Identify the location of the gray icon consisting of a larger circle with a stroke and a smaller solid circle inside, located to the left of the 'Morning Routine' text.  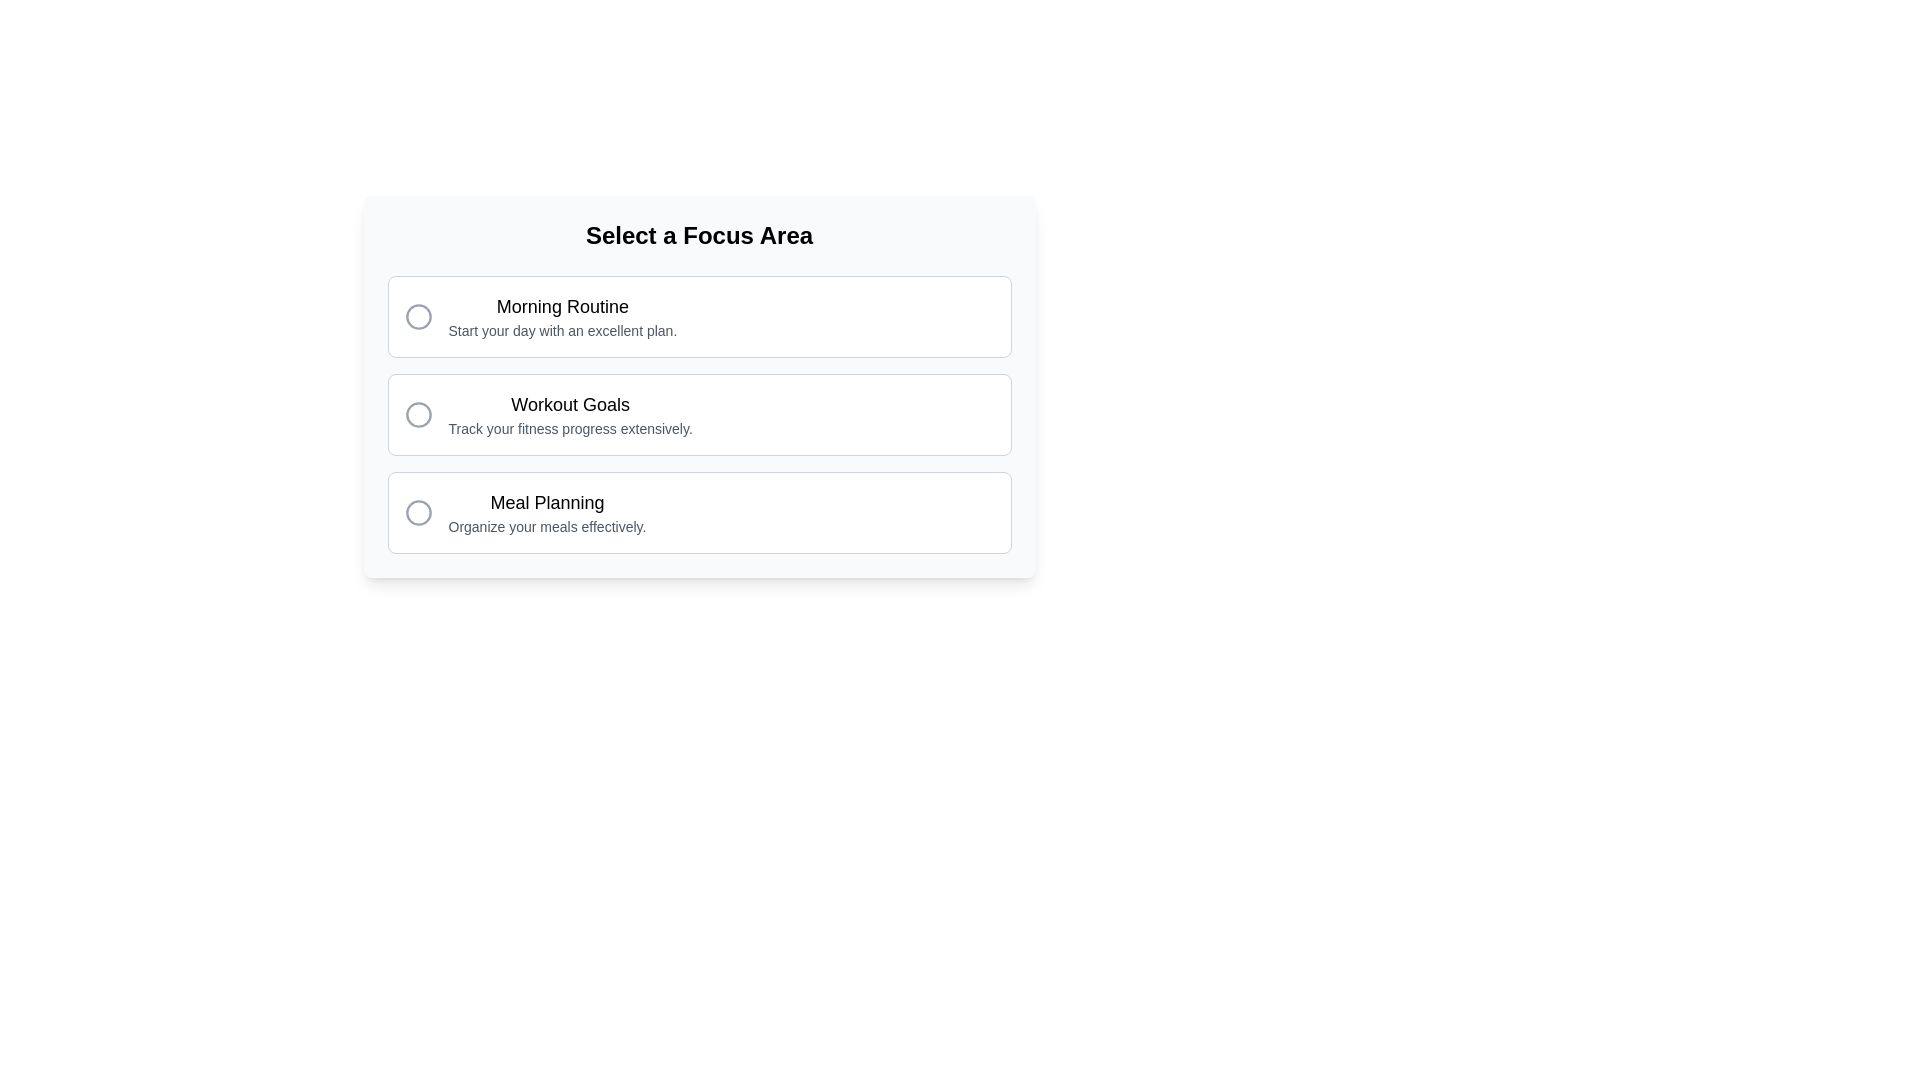
(417, 315).